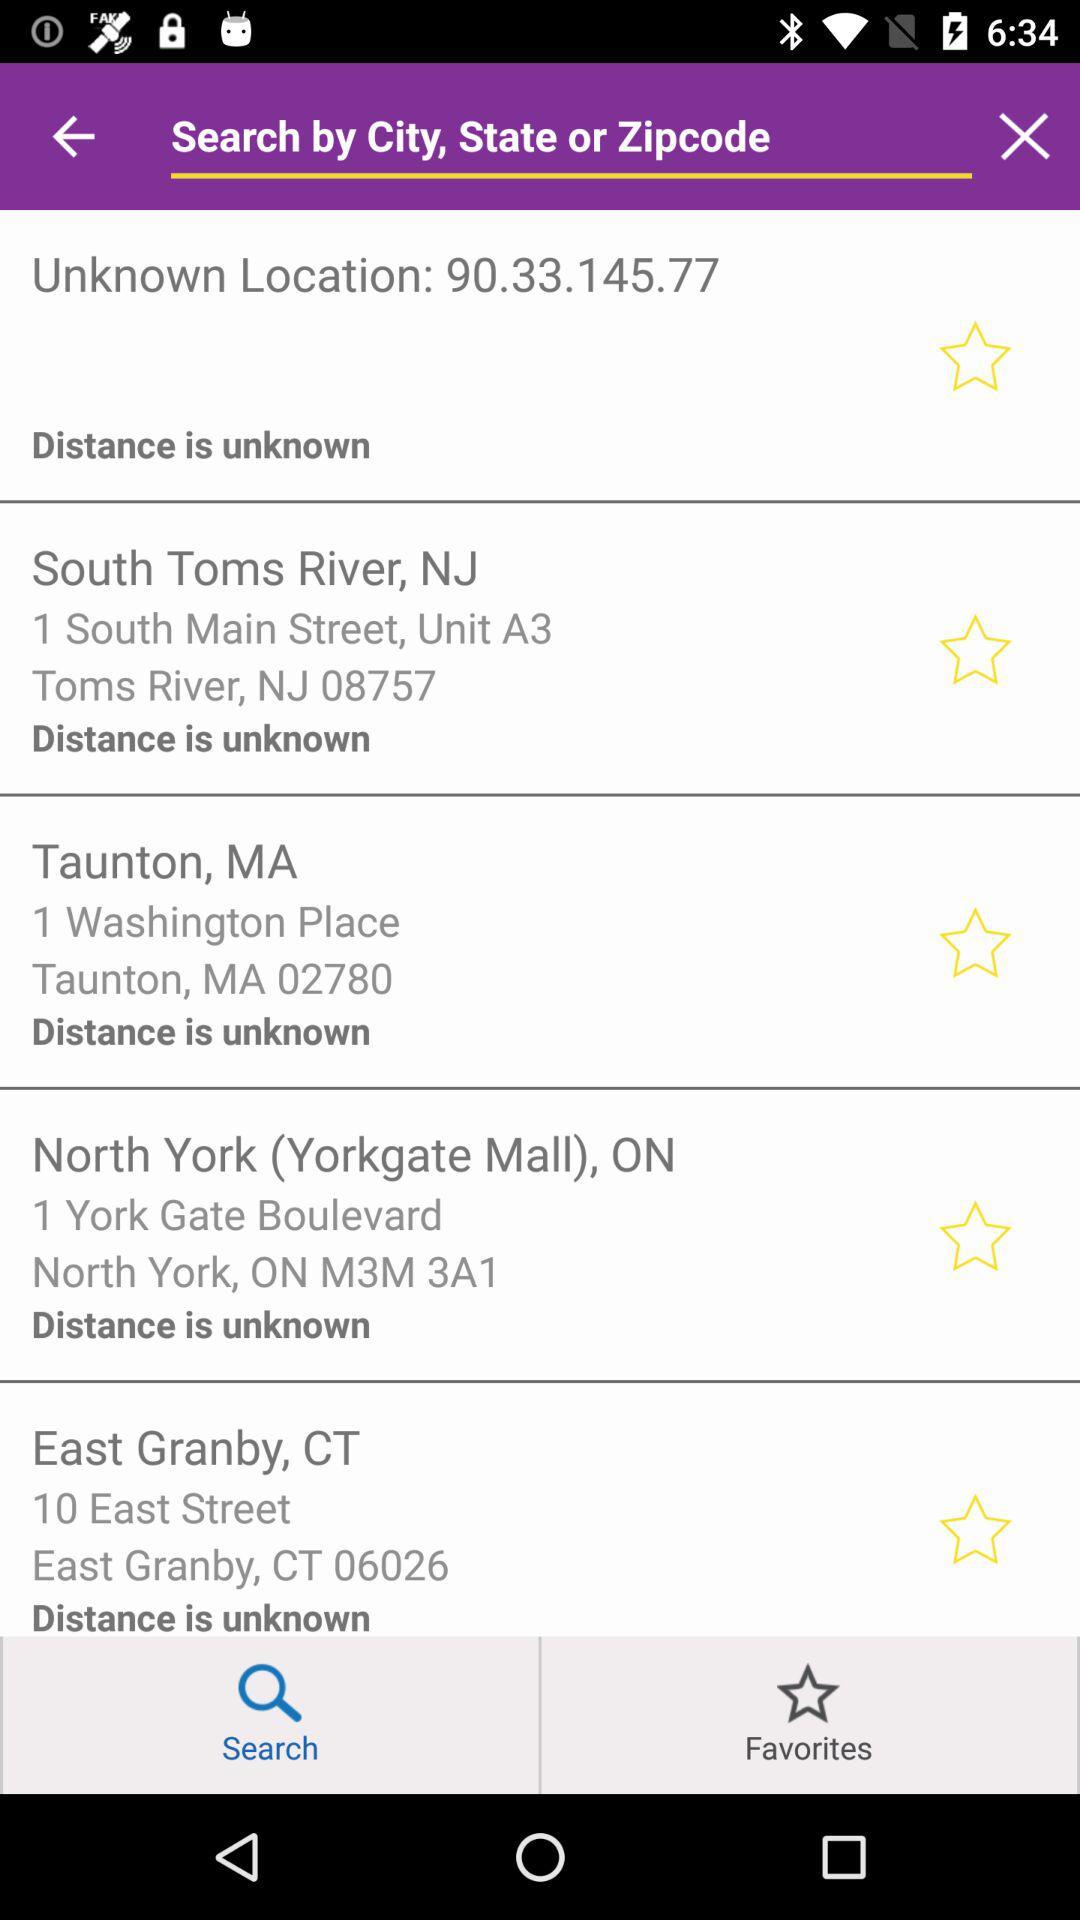 Image resolution: width=1080 pixels, height=1920 pixels. Describe the element at coordinates (973, 940) in the screenshot. I see `like selection` at that location.